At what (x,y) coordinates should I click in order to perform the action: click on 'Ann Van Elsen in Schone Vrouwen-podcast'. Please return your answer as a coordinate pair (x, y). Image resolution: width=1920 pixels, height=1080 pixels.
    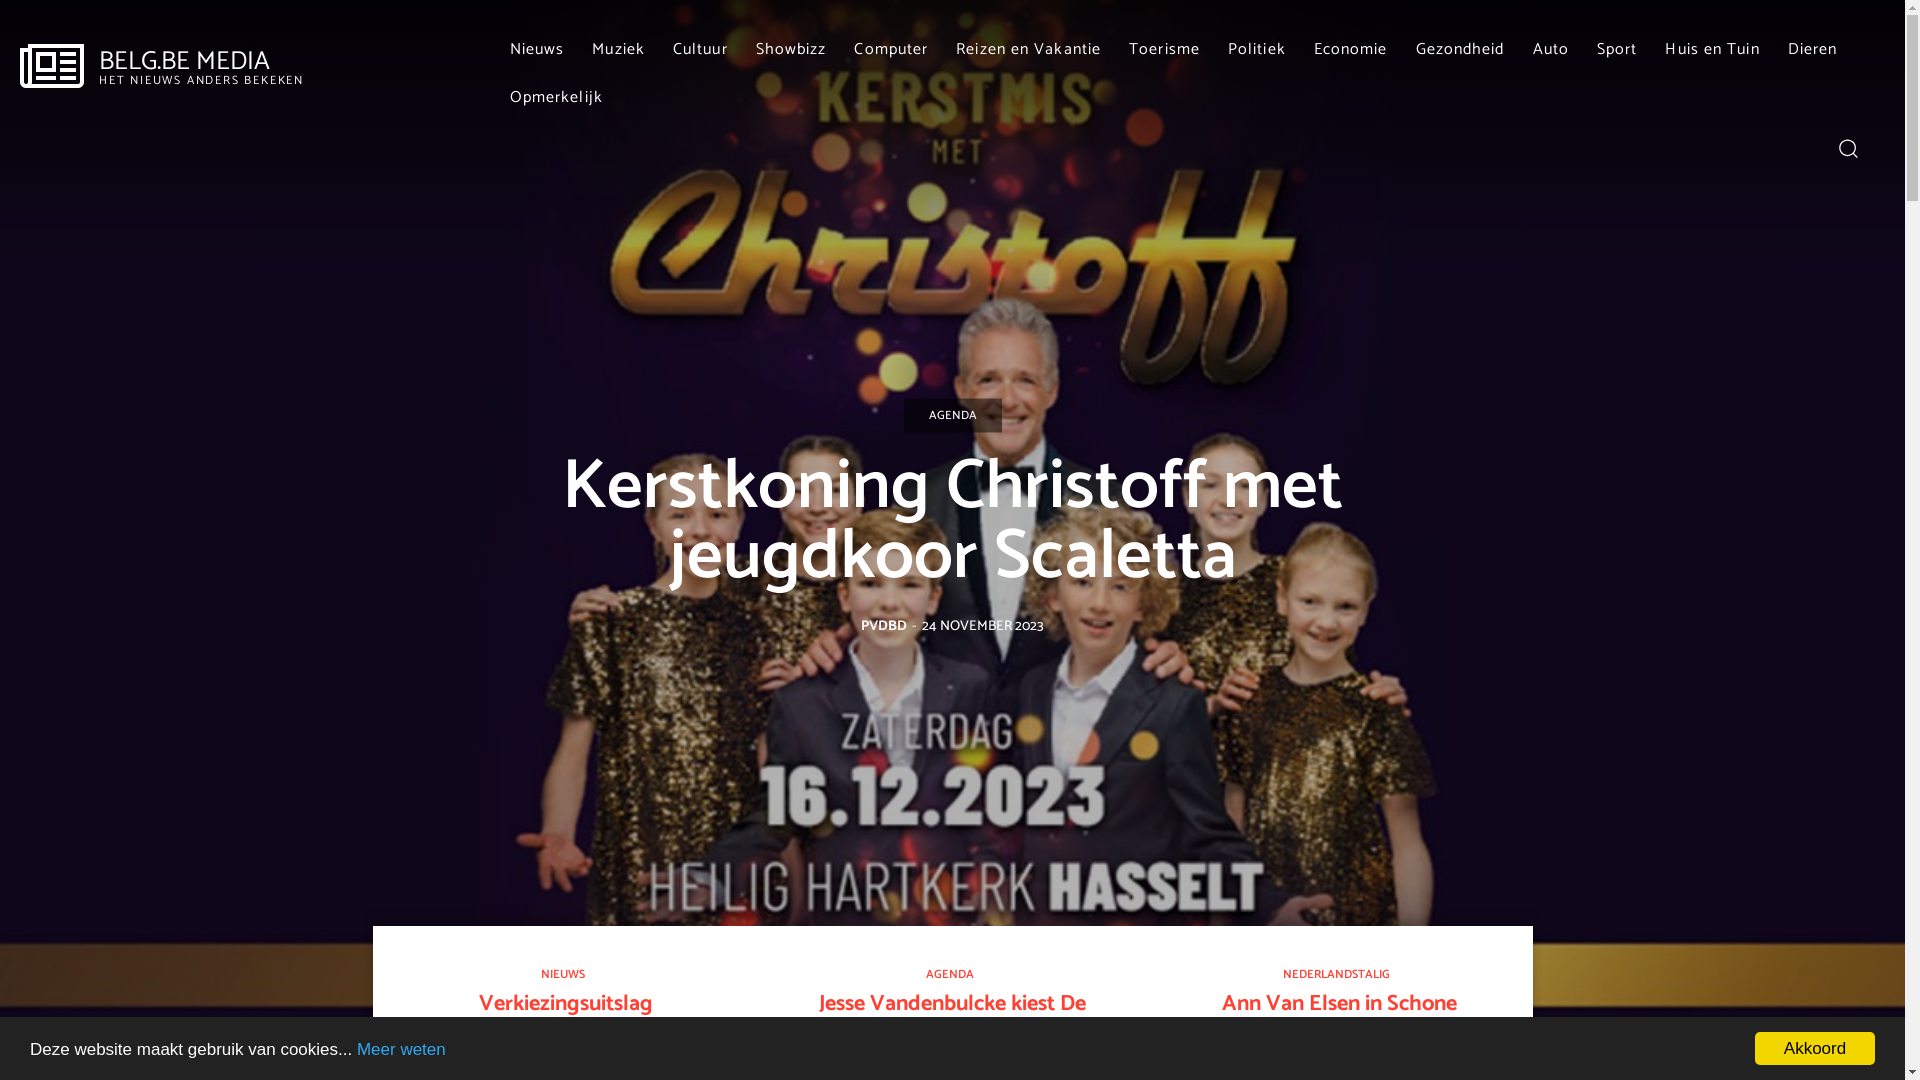
    Looking at the image, I should click on (1339, 1017).